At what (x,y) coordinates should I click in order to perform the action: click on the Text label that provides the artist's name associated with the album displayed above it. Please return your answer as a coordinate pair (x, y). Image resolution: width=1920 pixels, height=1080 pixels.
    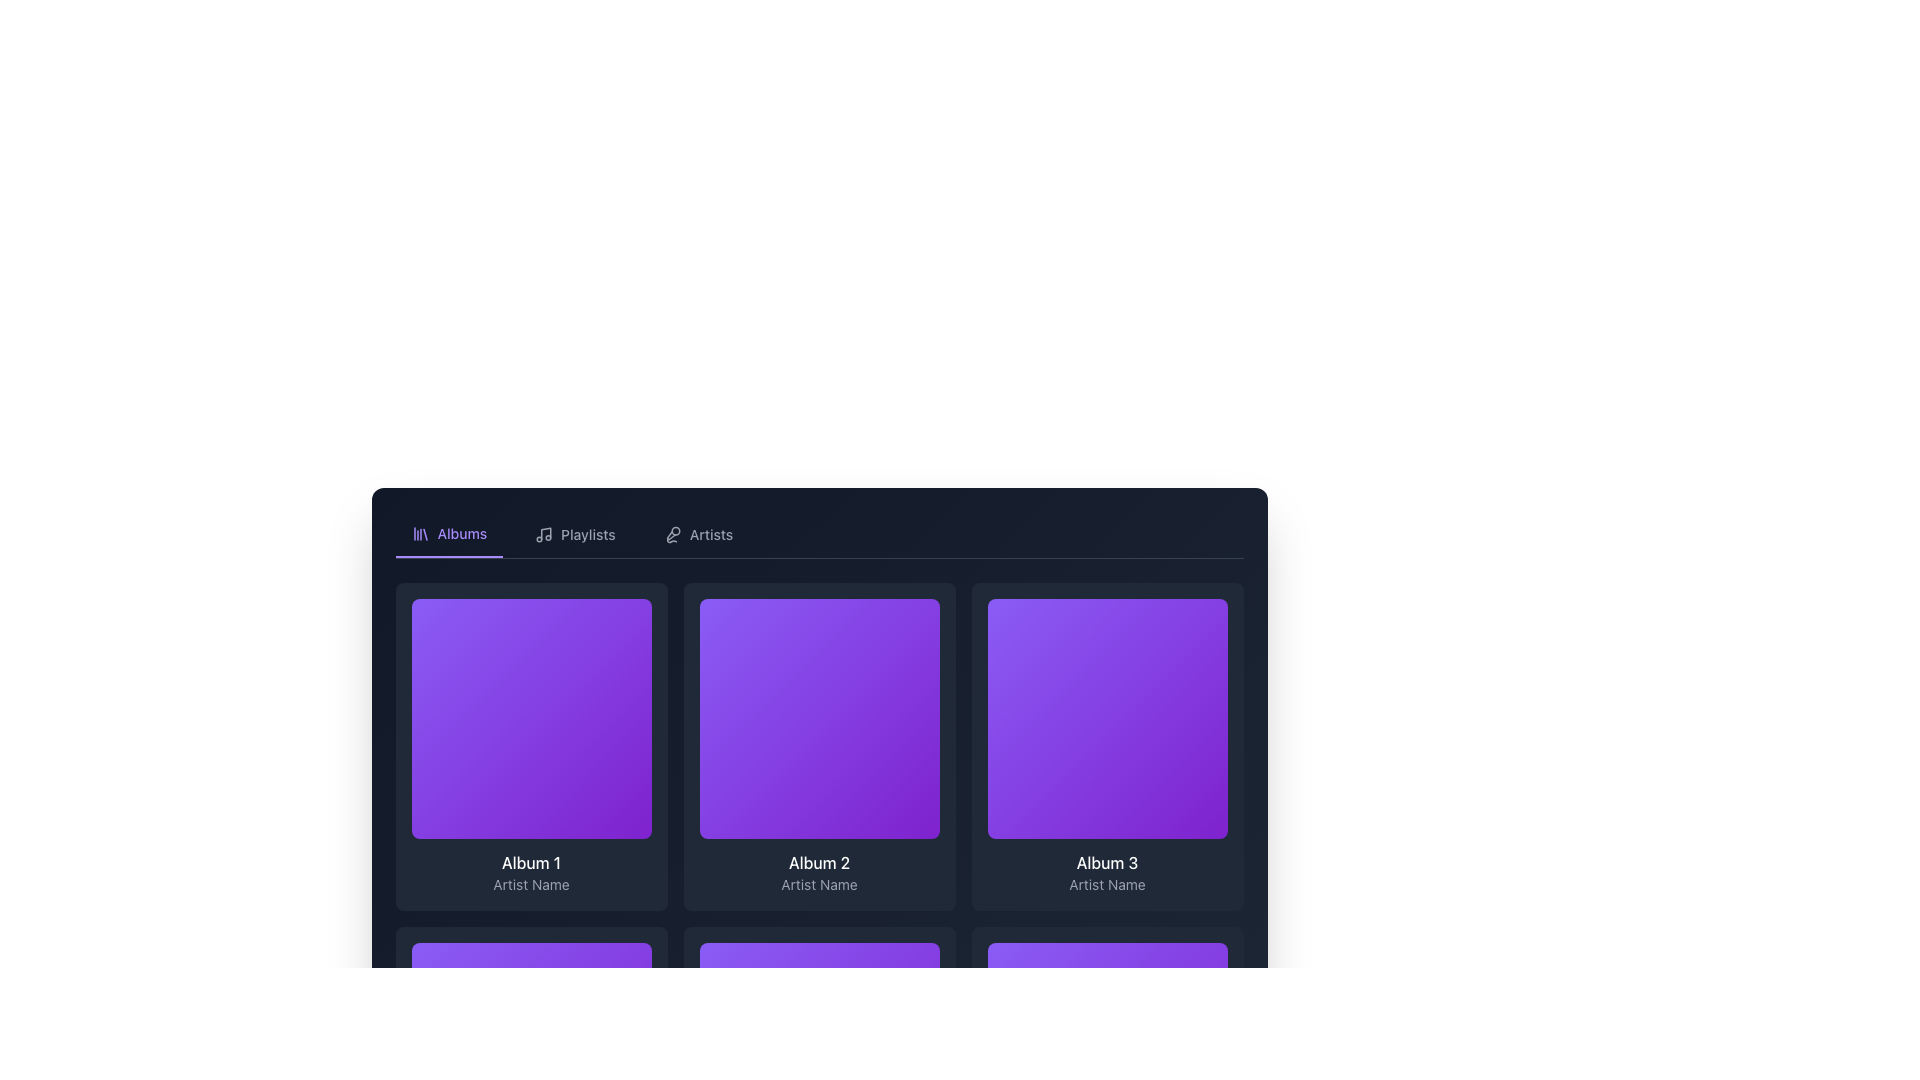
    Looking at the image, I should click on (531, 883).